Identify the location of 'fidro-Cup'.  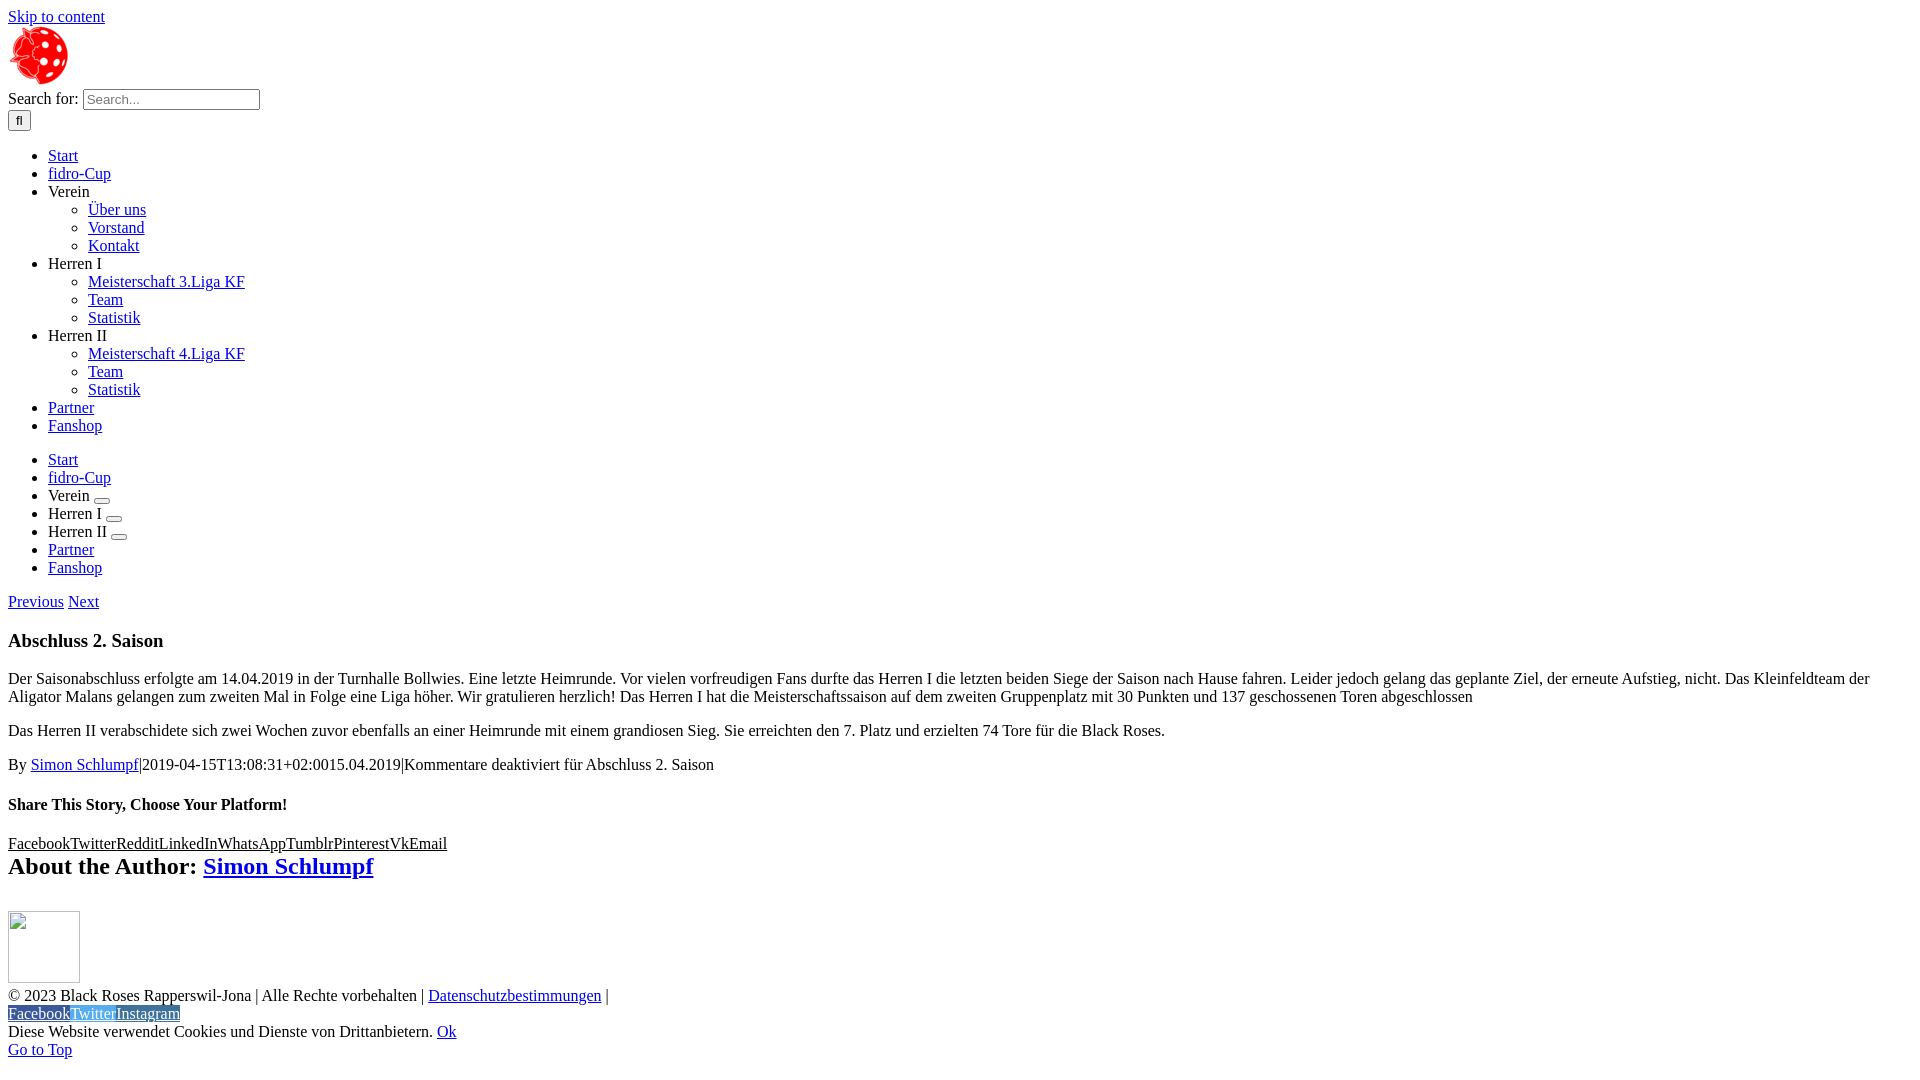
(48, 172).